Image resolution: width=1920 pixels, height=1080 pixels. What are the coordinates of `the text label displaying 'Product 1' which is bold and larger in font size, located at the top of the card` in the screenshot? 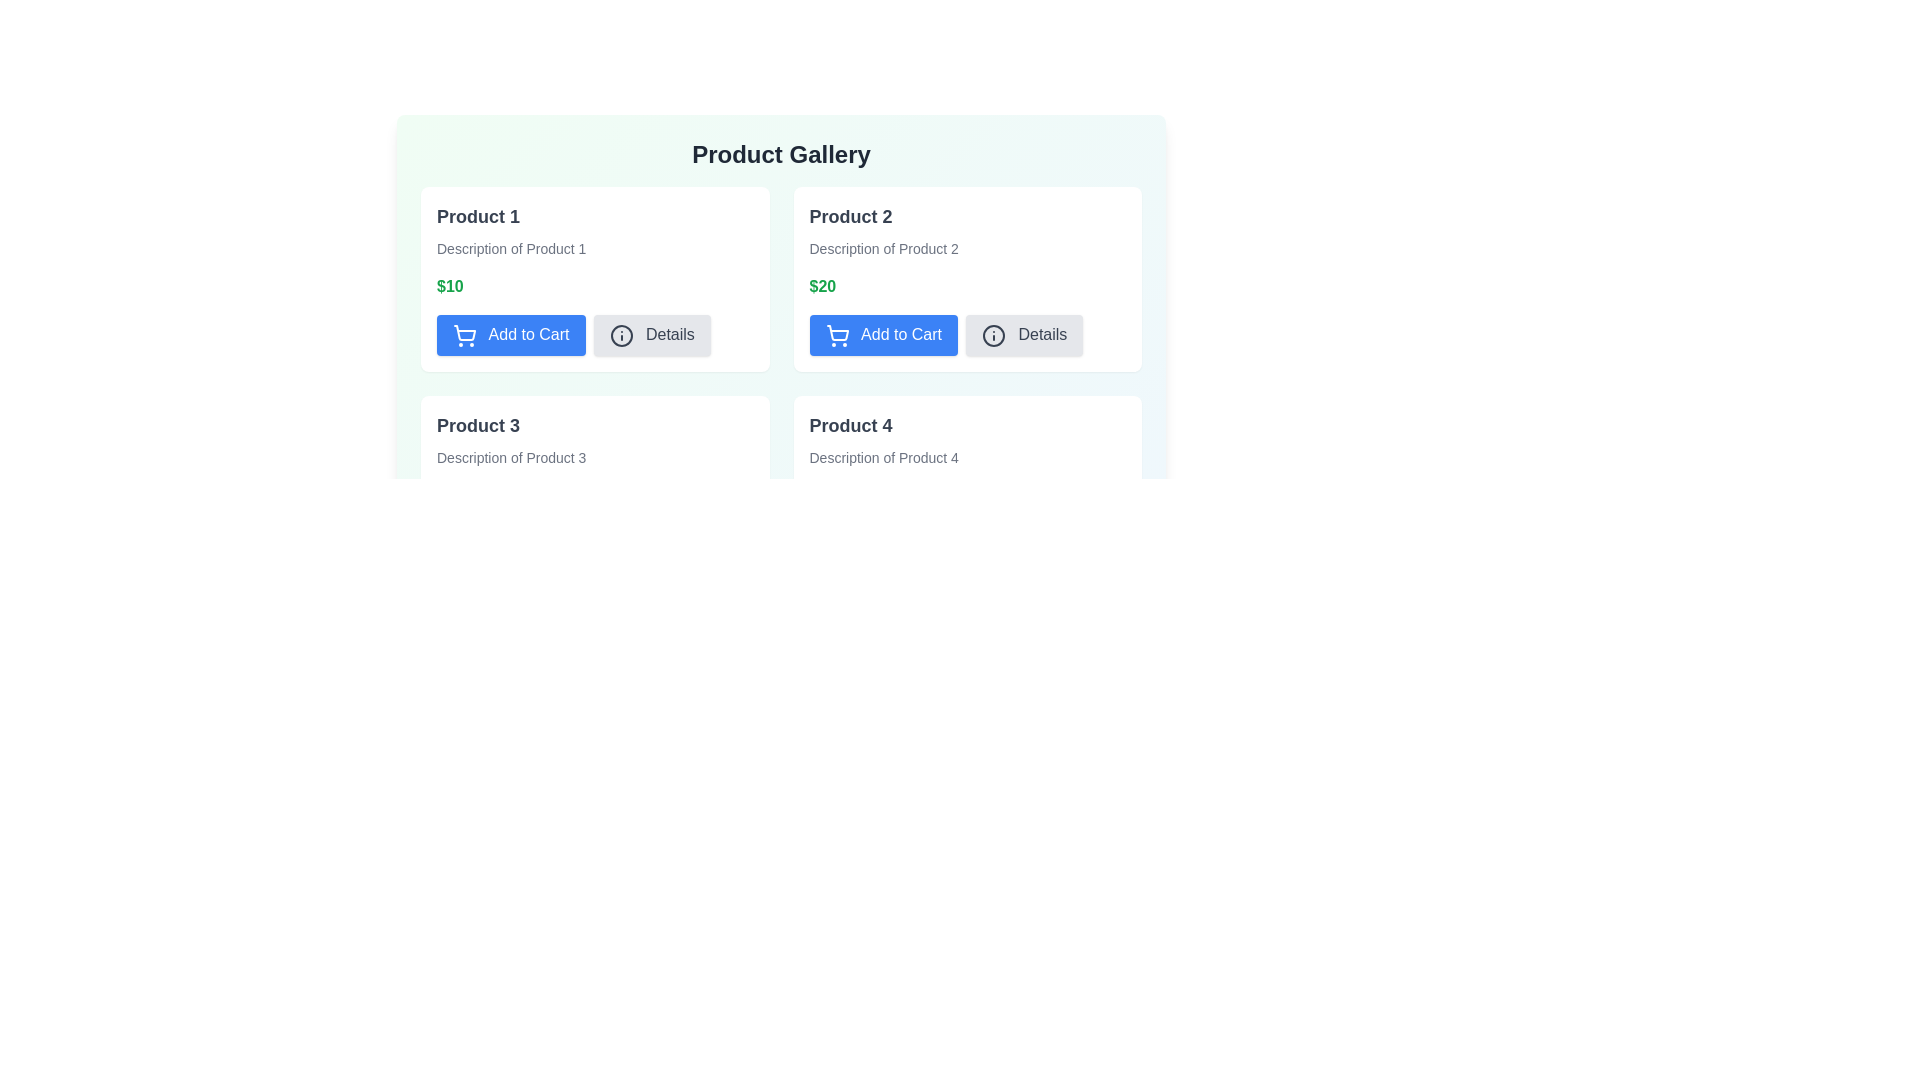 It's located at (477, 216).